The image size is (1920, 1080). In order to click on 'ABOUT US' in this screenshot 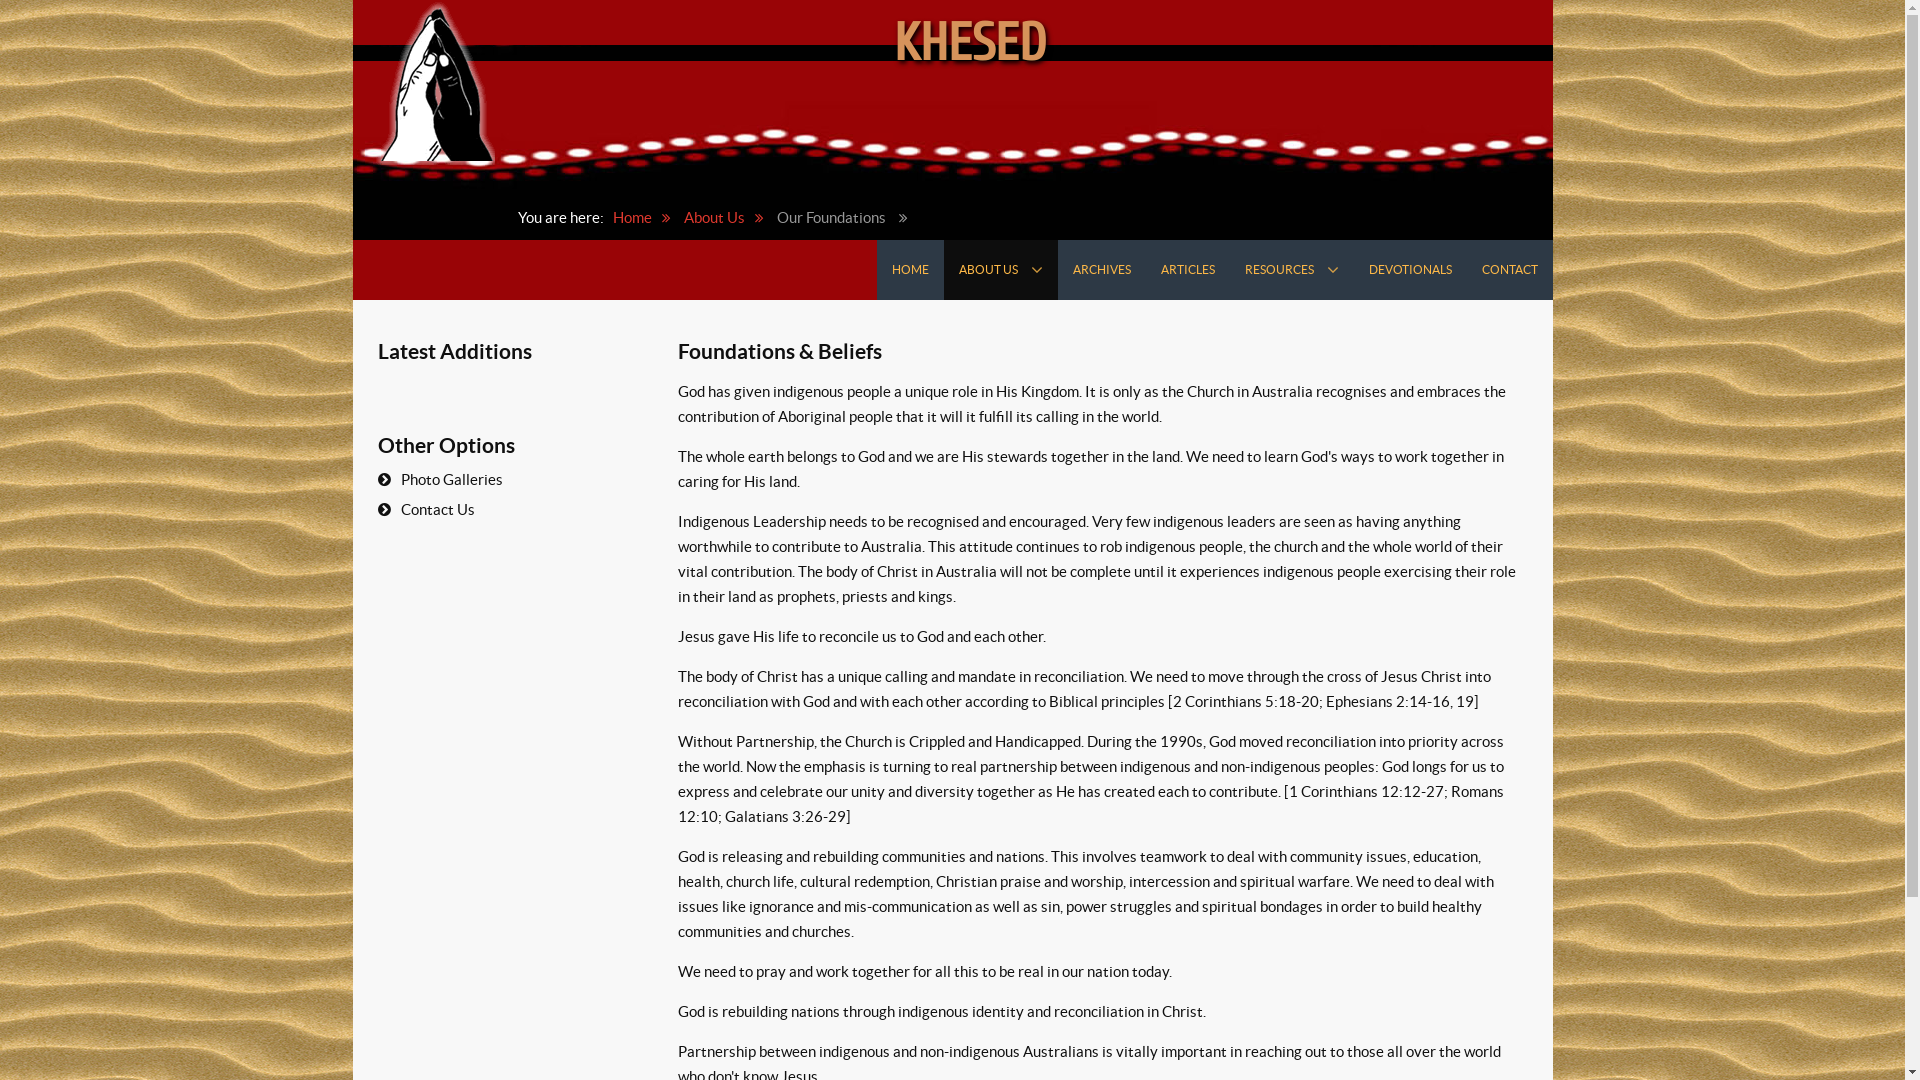, I will do `click(1001, 270)`.